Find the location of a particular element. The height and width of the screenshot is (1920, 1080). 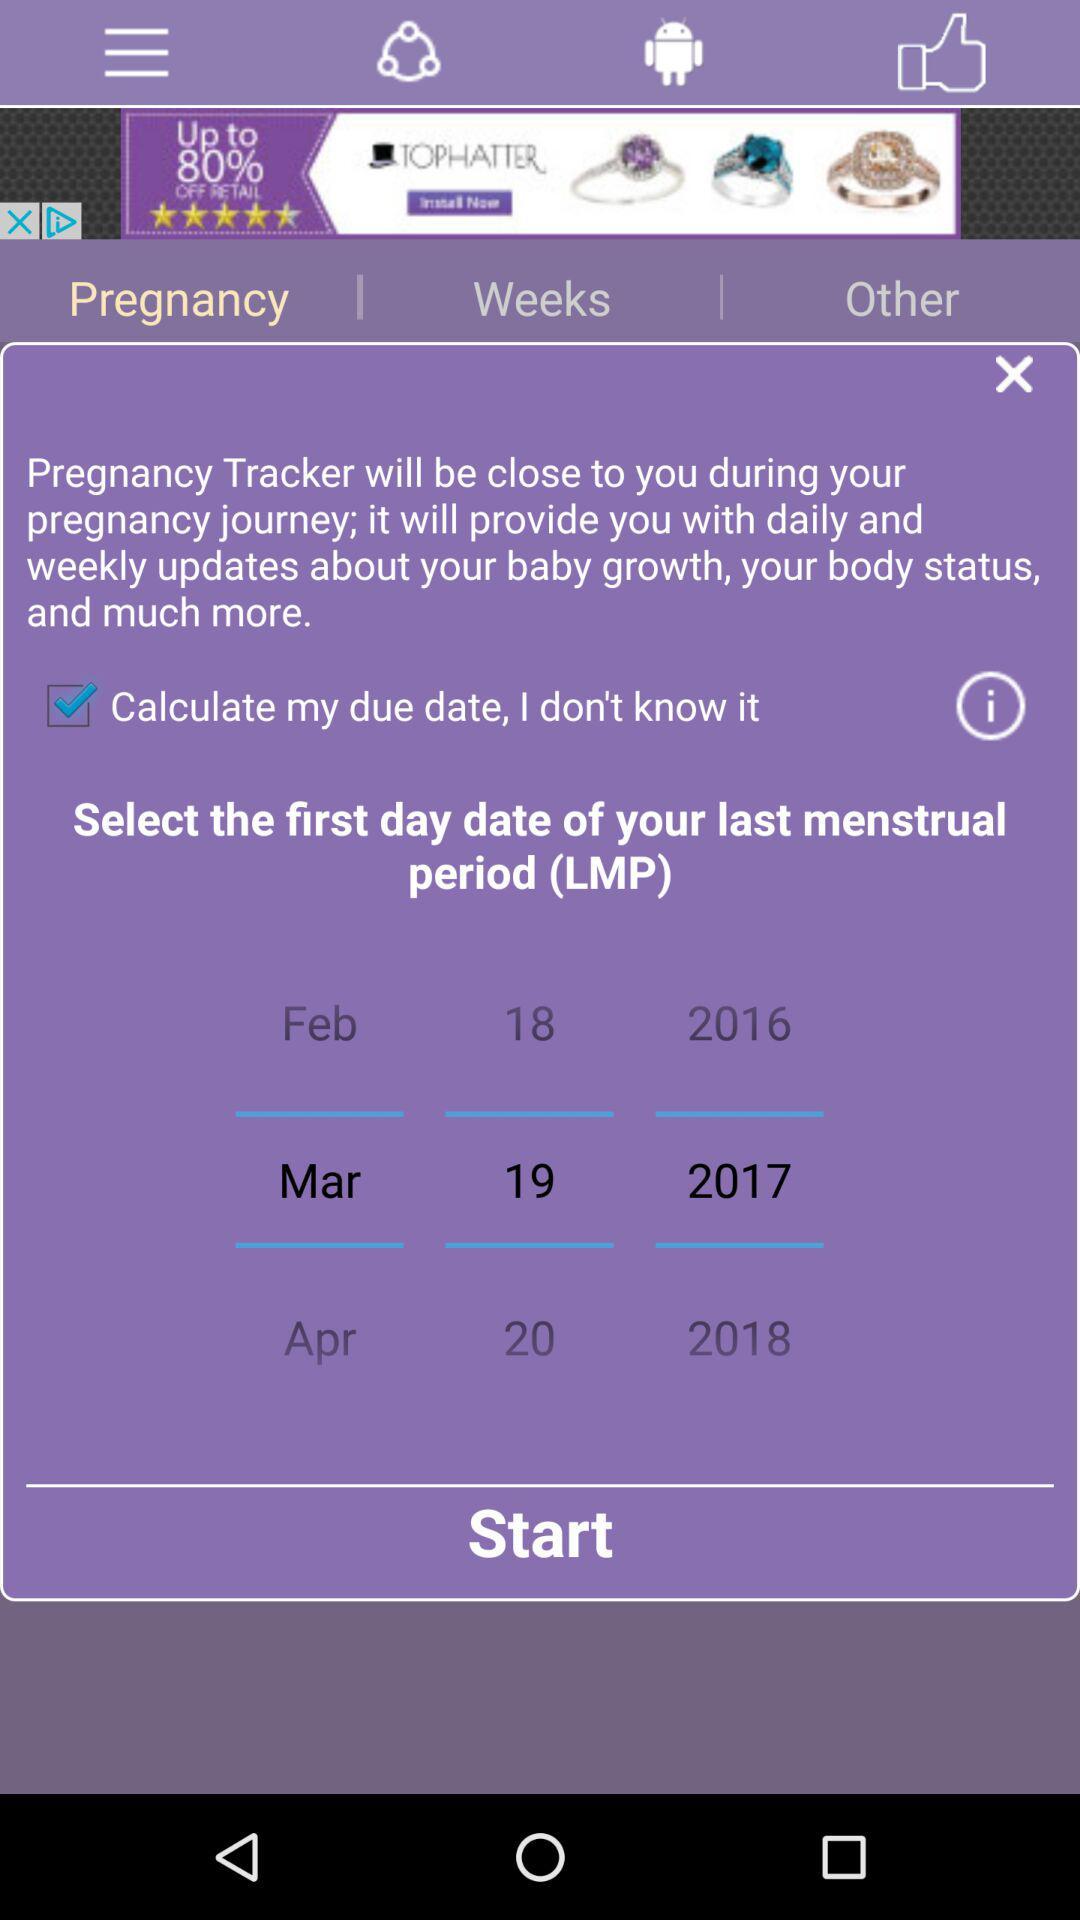

the page is located at coordinates (1036, 380).